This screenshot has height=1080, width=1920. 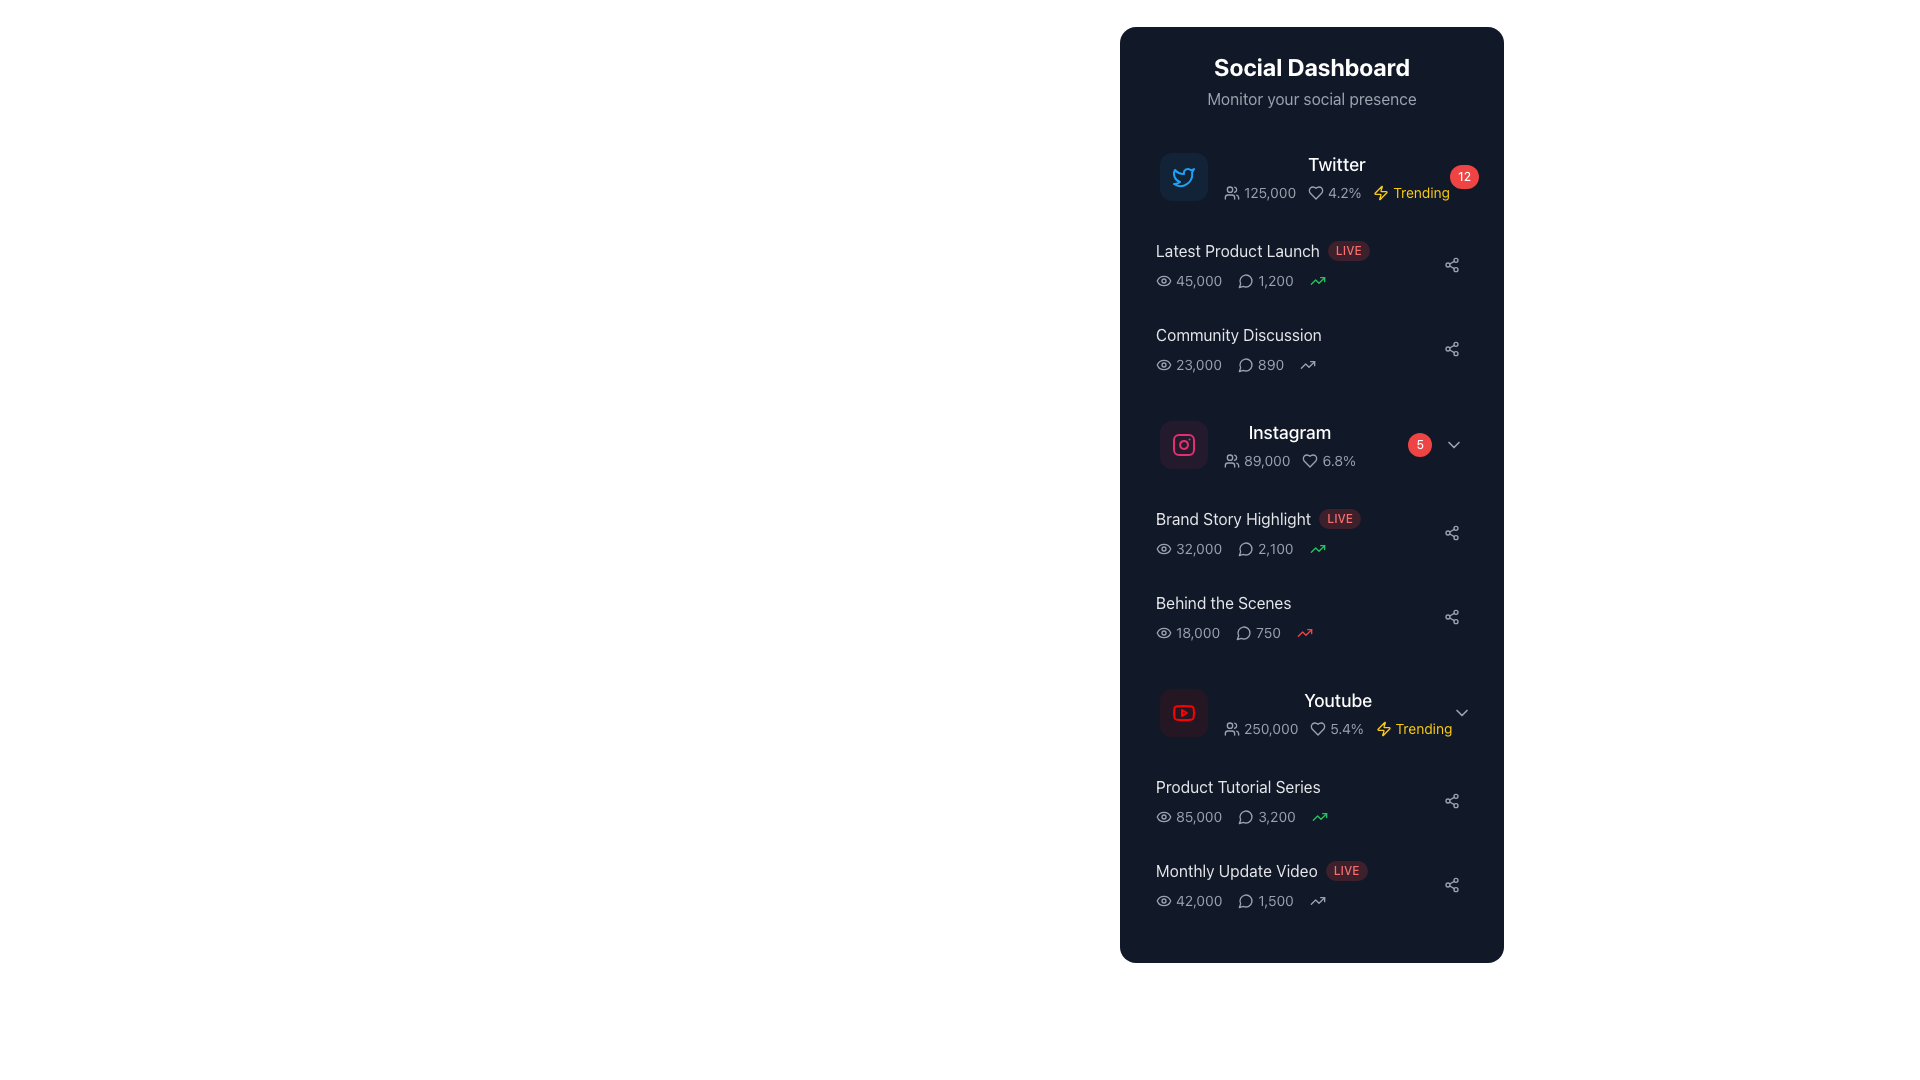 I want to click on the Twitter information display panel located at the top of the social dashboard, which shows statistics and status, so click(x=1337, y=176).